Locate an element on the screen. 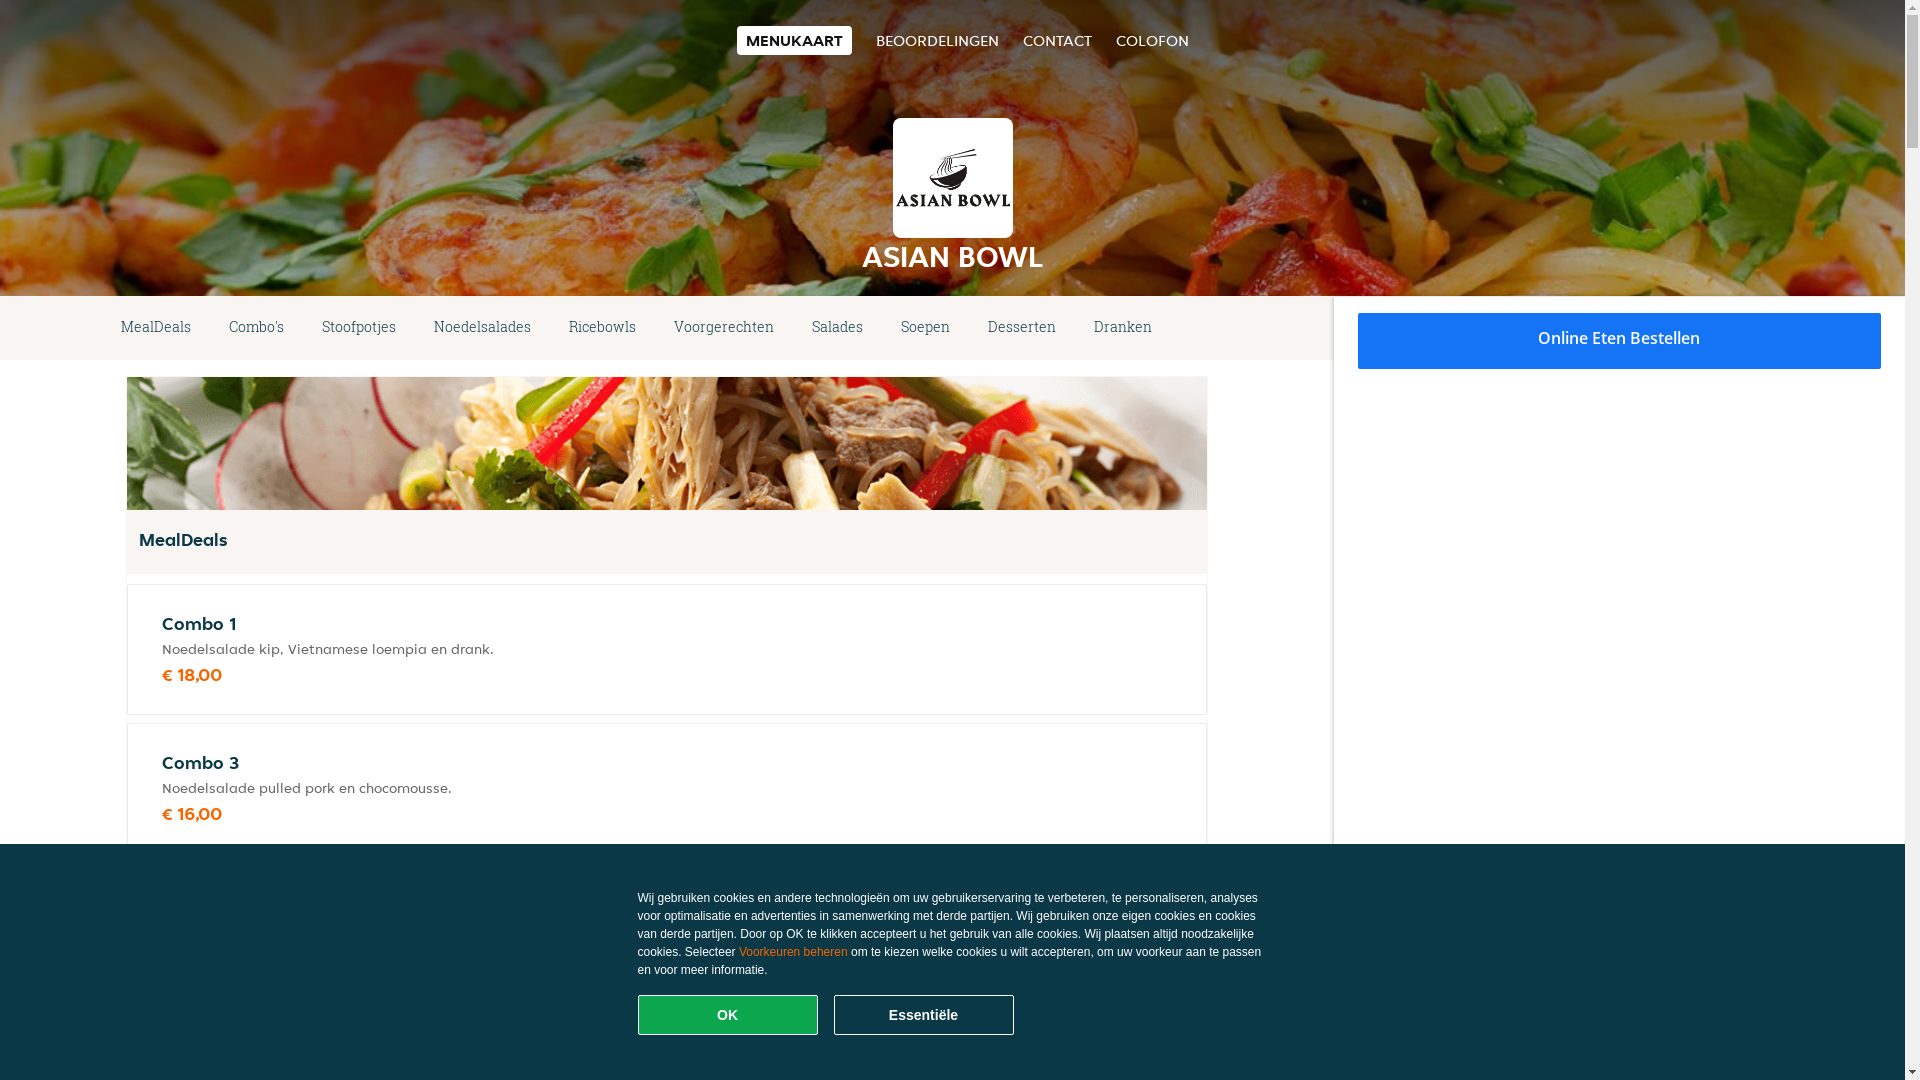 The image size is (1920, 1080). 'OK' is located at coordinates (727, 1014).